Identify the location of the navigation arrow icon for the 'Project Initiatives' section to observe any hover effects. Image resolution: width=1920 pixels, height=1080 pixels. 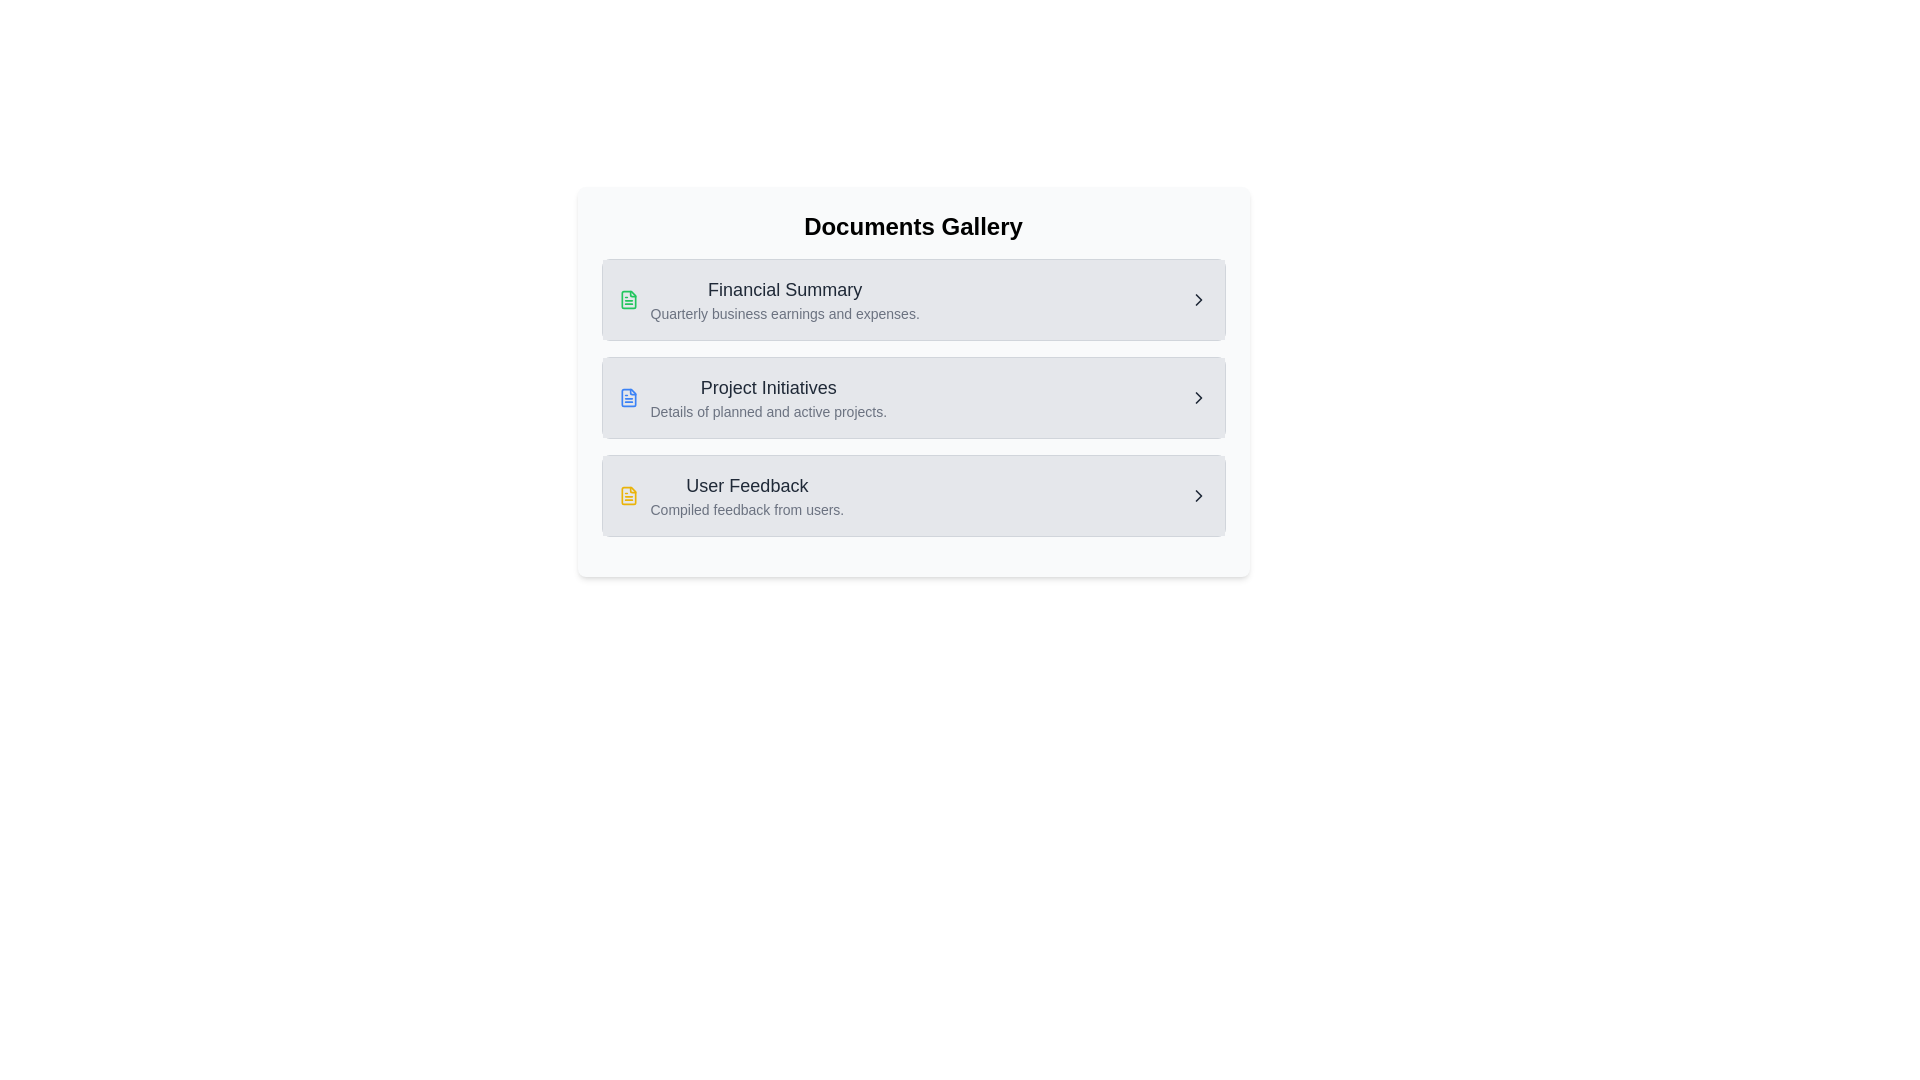
(1198, 397).